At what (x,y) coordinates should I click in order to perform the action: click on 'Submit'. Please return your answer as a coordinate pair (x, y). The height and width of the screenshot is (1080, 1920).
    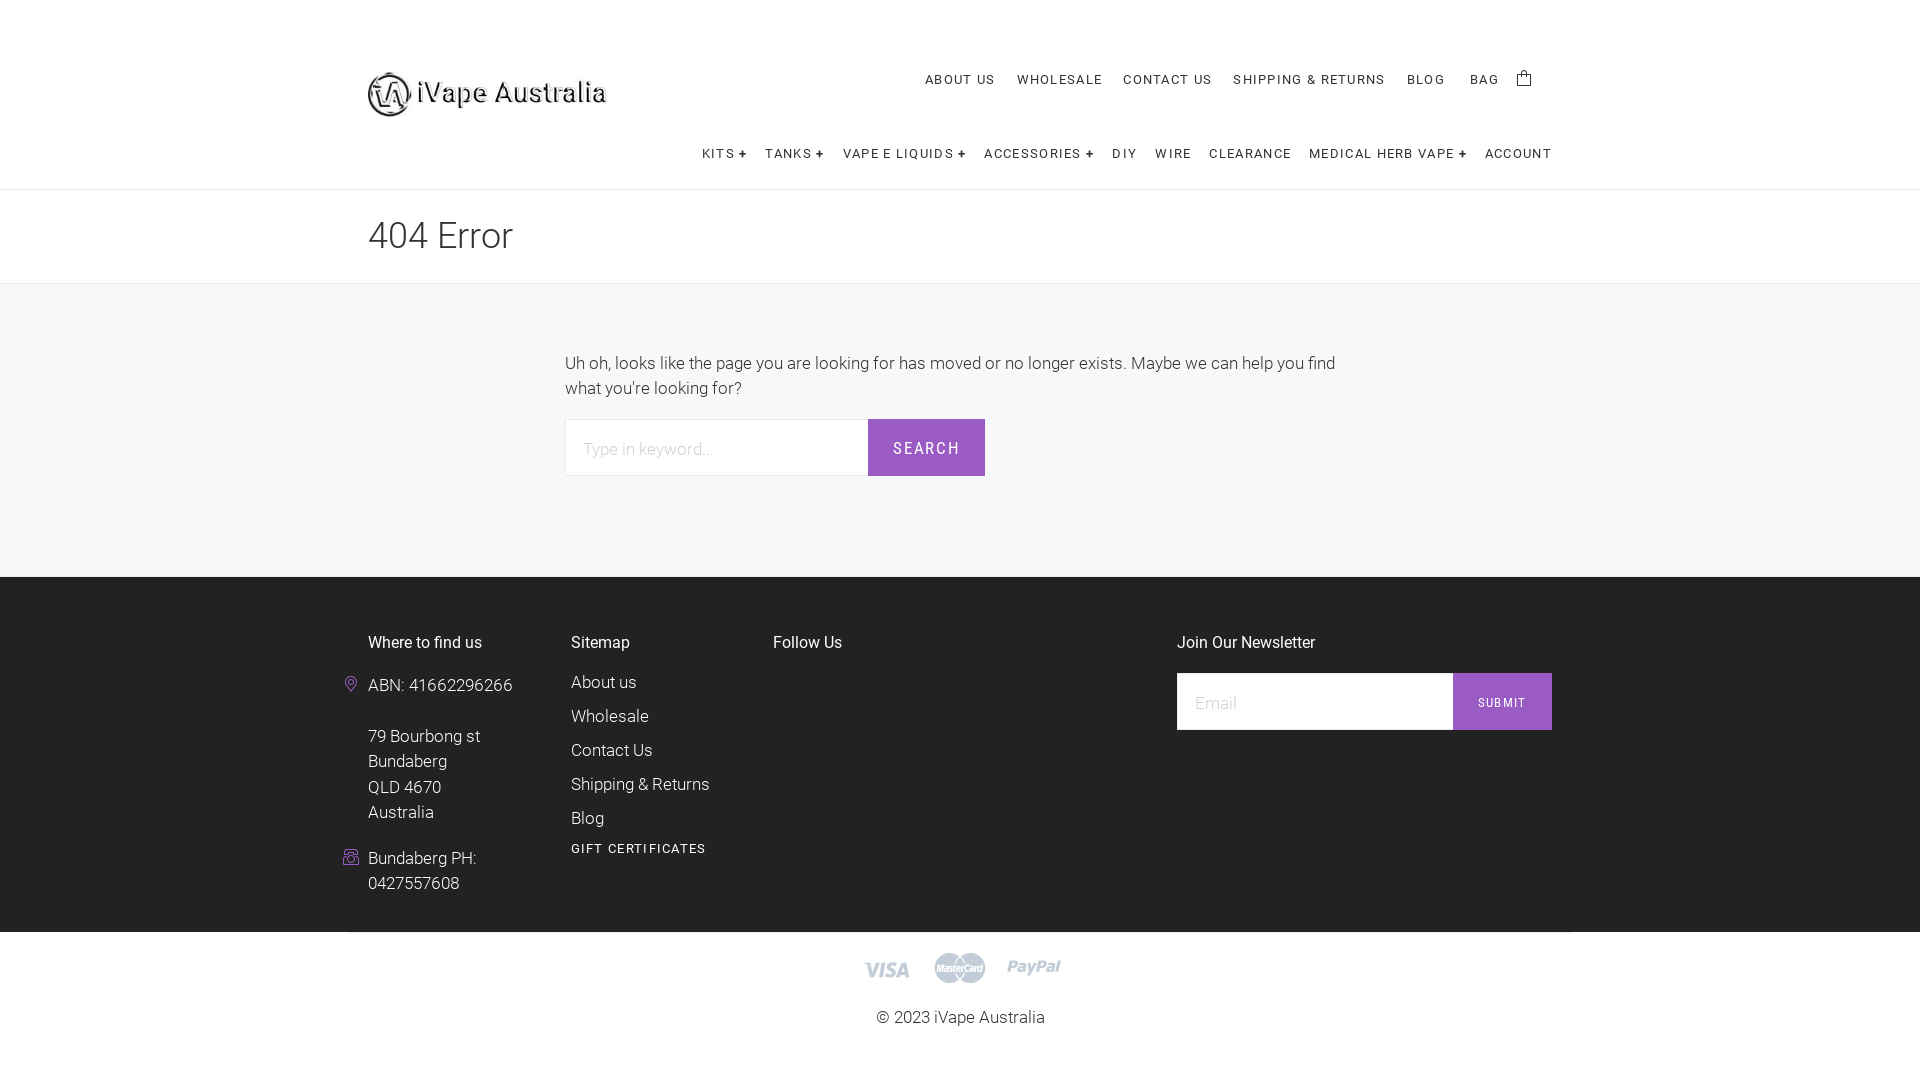
    Looking at the image, I should click on (1502, 700).